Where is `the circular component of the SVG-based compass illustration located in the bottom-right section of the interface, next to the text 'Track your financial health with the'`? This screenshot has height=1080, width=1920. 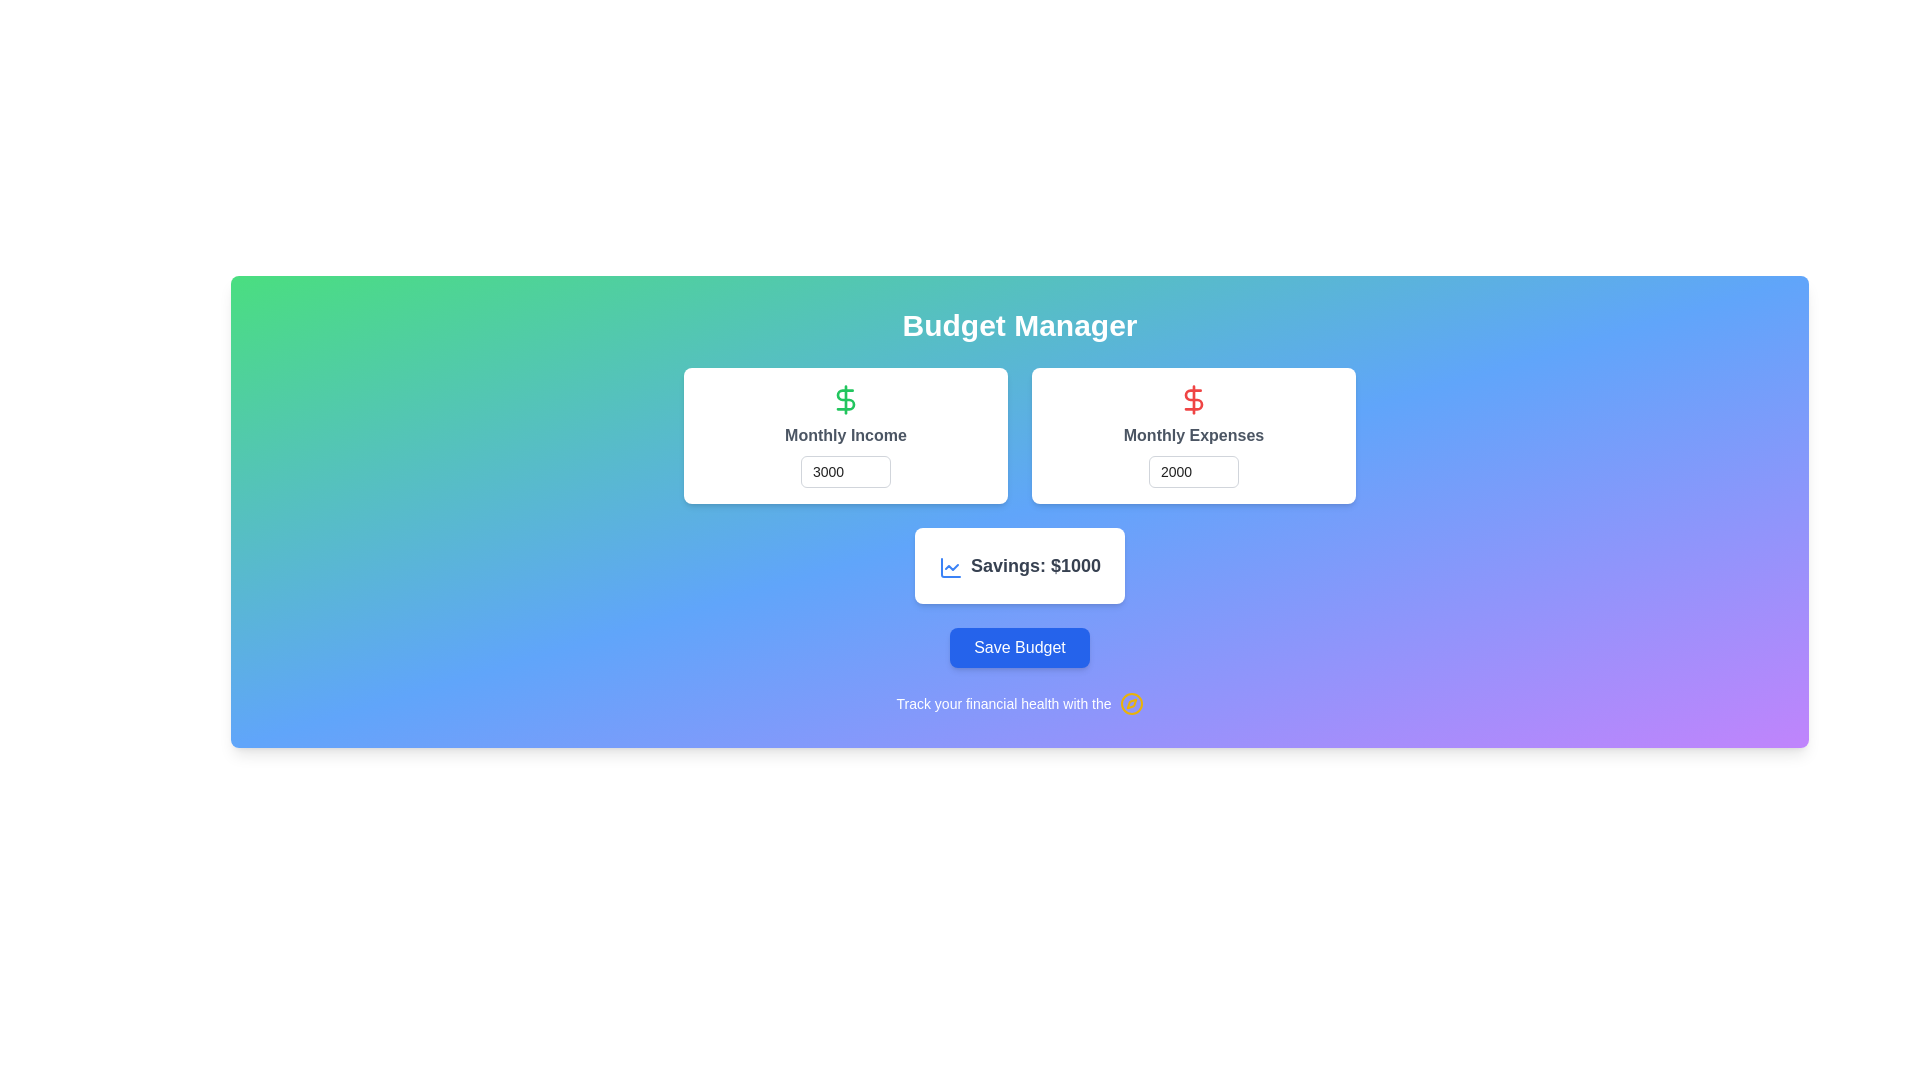
the circular component of the SVG-based compass illustration located in the bottom-right section of the interface, next to the text 'Track your financial health with the' is located at coordinates (1131, 703).